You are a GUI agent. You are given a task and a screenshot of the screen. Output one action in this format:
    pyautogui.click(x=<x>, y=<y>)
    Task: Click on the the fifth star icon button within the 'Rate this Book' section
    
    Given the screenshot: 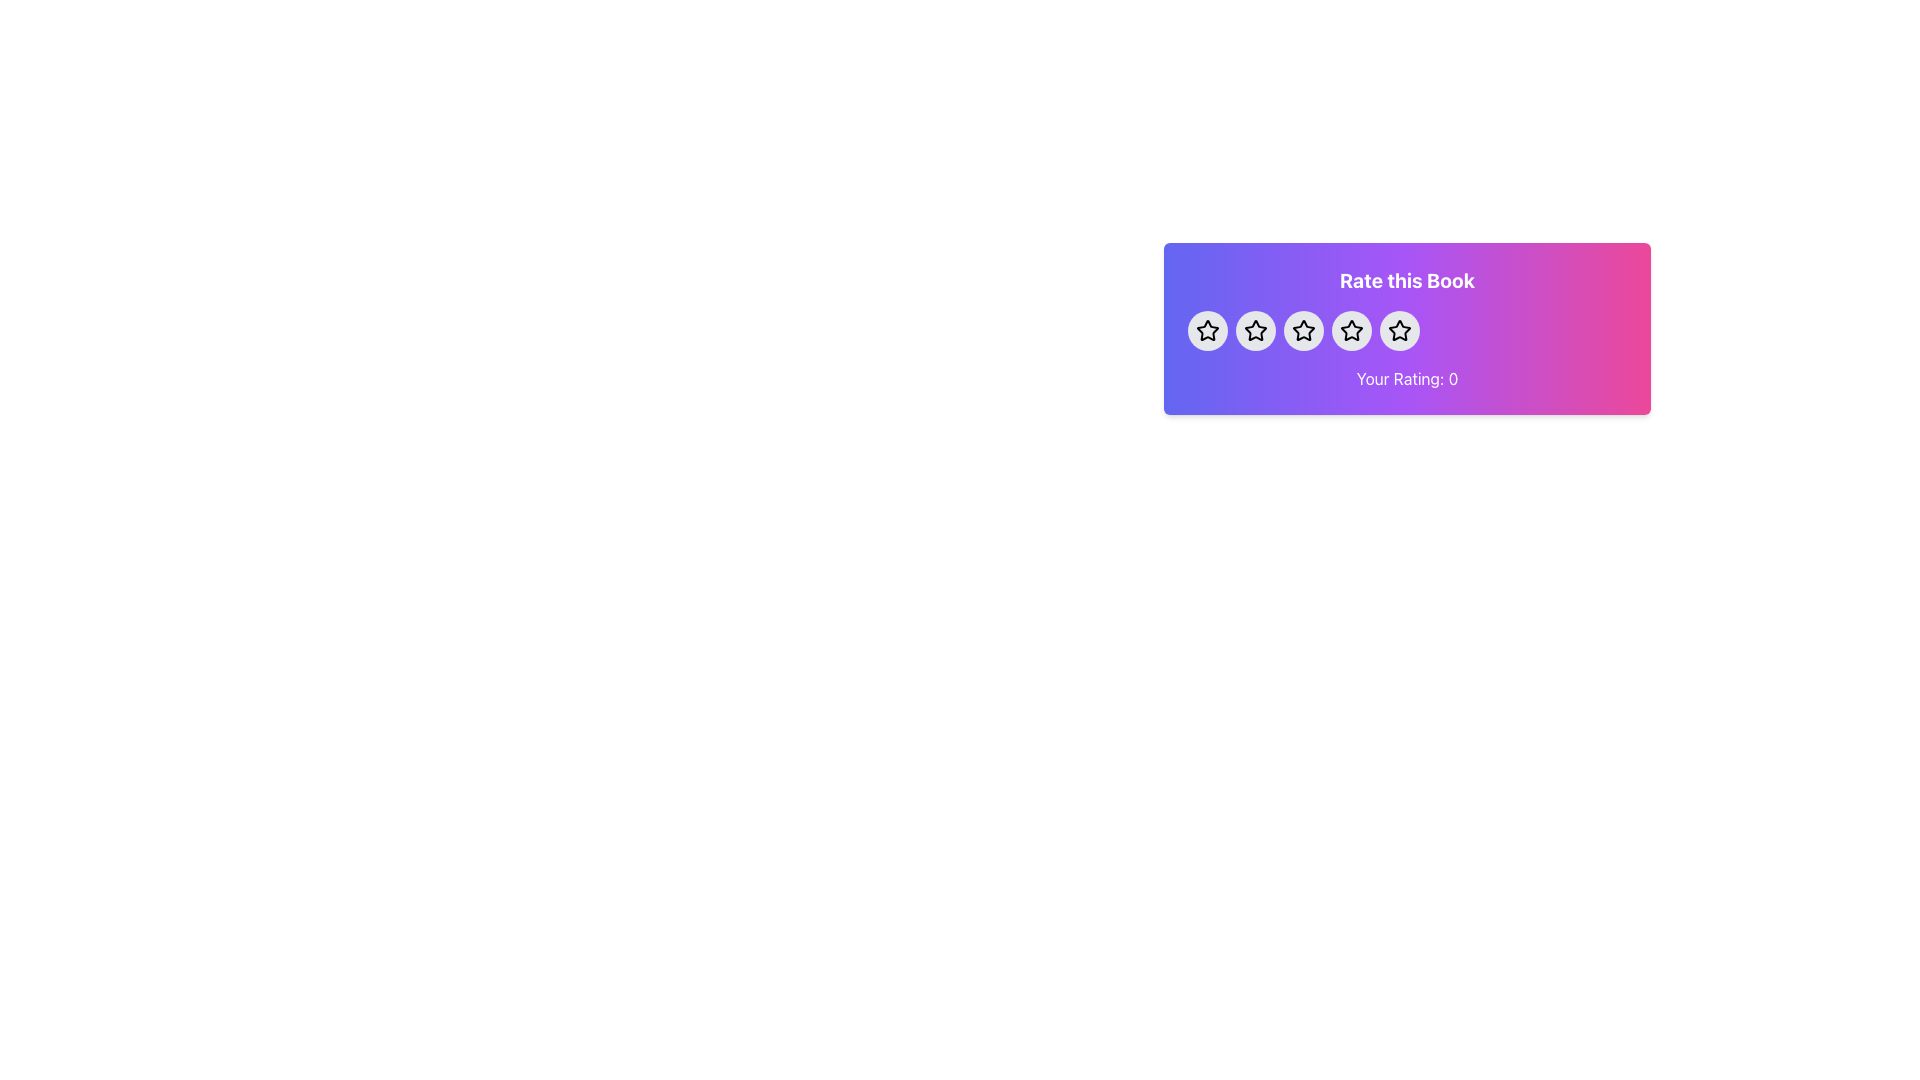 What is the action you would take?
    pyautogui.click(x=1399, y=330)
    